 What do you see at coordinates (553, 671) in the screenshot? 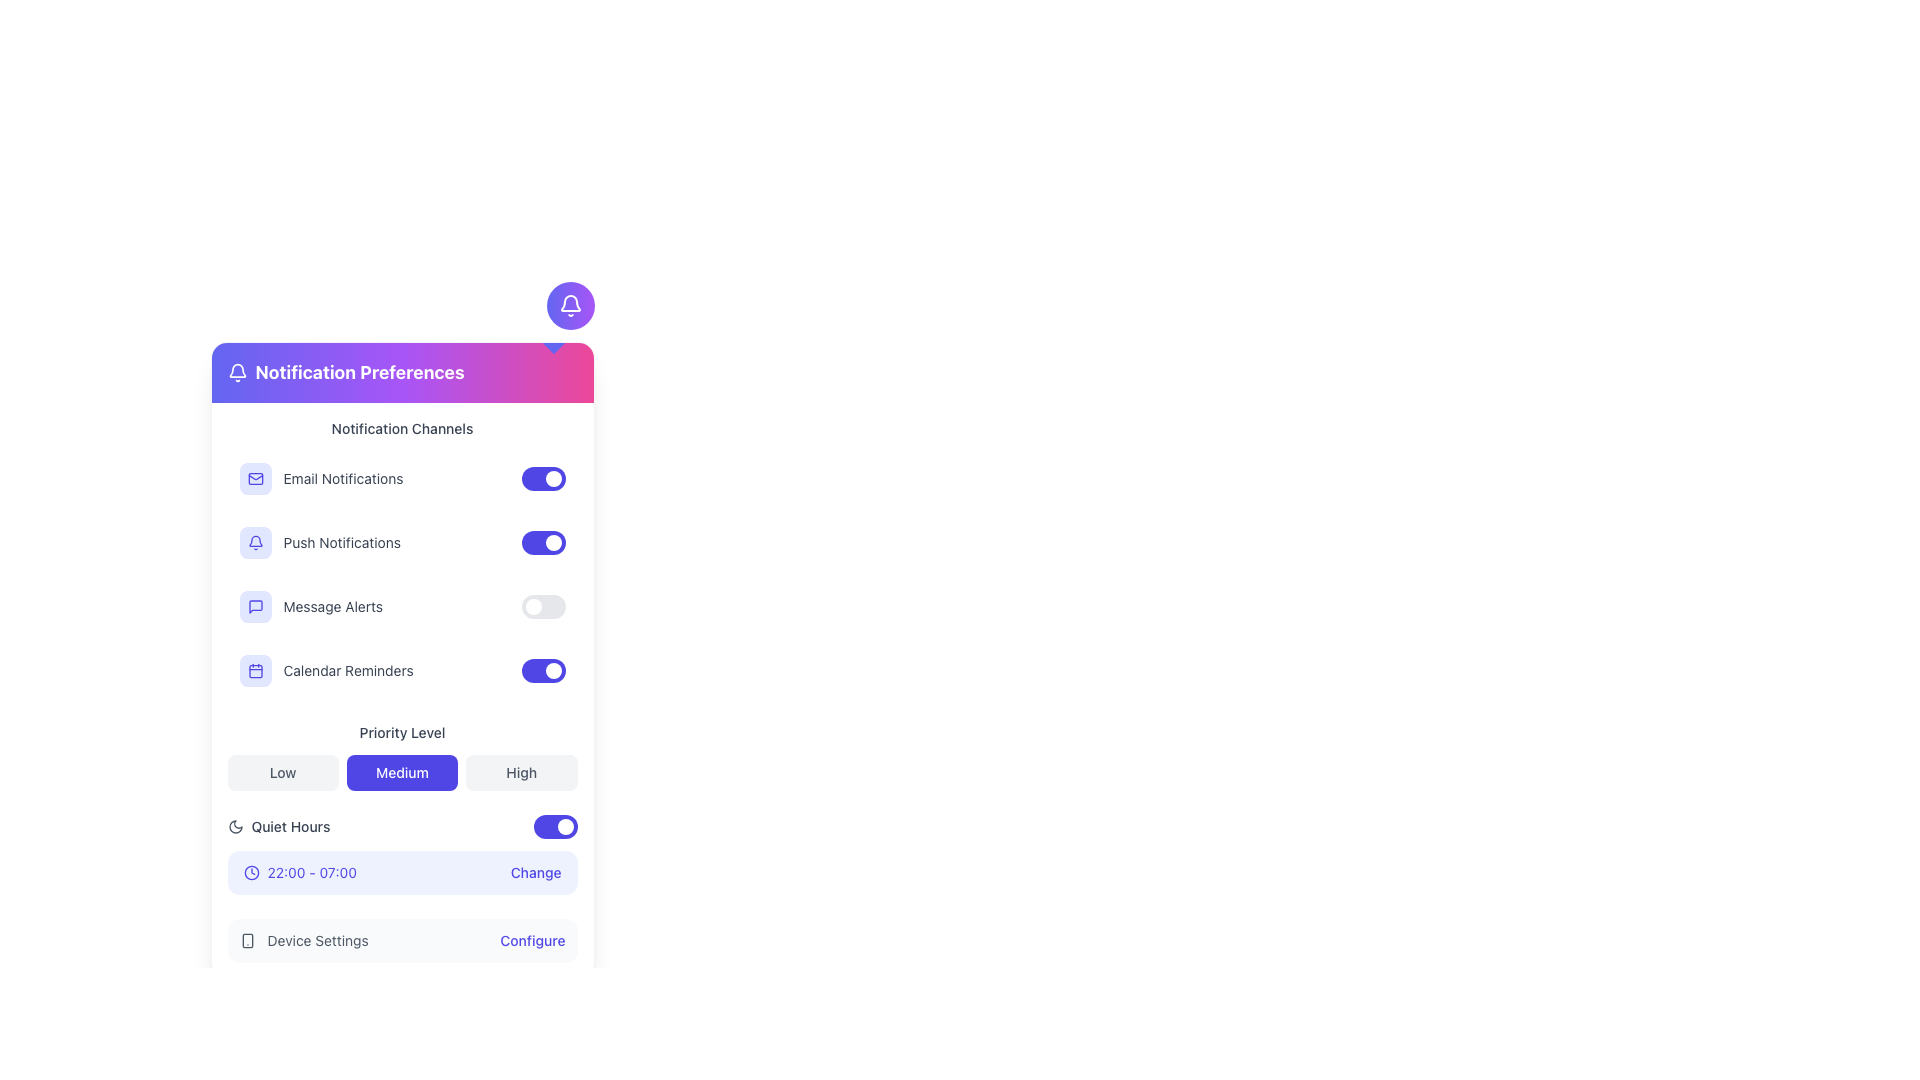
I see `the circular toggle indicator with a white color in the 'Push Notifications' section of the 'Notification Preferences' layout` at bounding box center [553, 671].